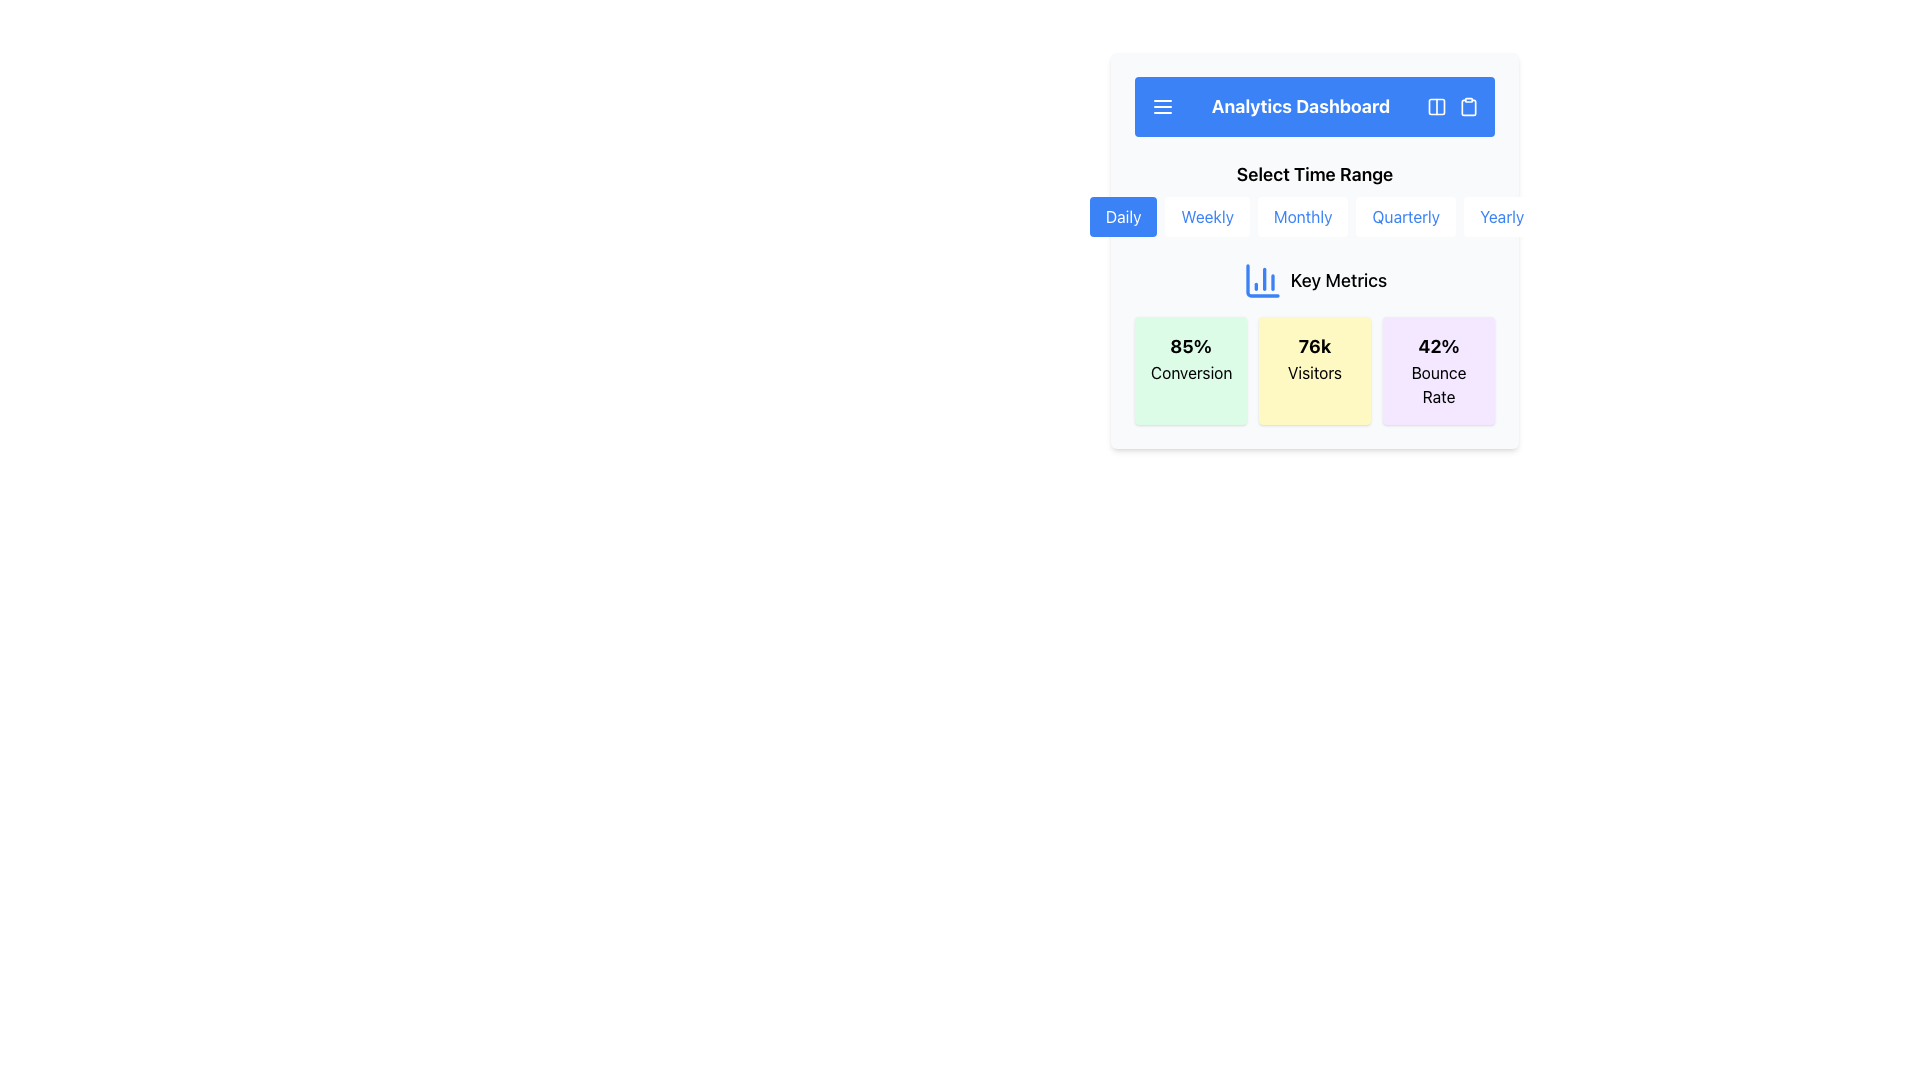 Image resolution: width=1920 pixels, height=1080 pixels. Describe the element at coordinates (1438, 385) in the screenshot. I see `the text label displaying 'Bounce Rate' in black font, which is centrally aligned within a light purple box, located directly underneath '42%' in the card-like component of the 'Key Metrics' section` at that location.